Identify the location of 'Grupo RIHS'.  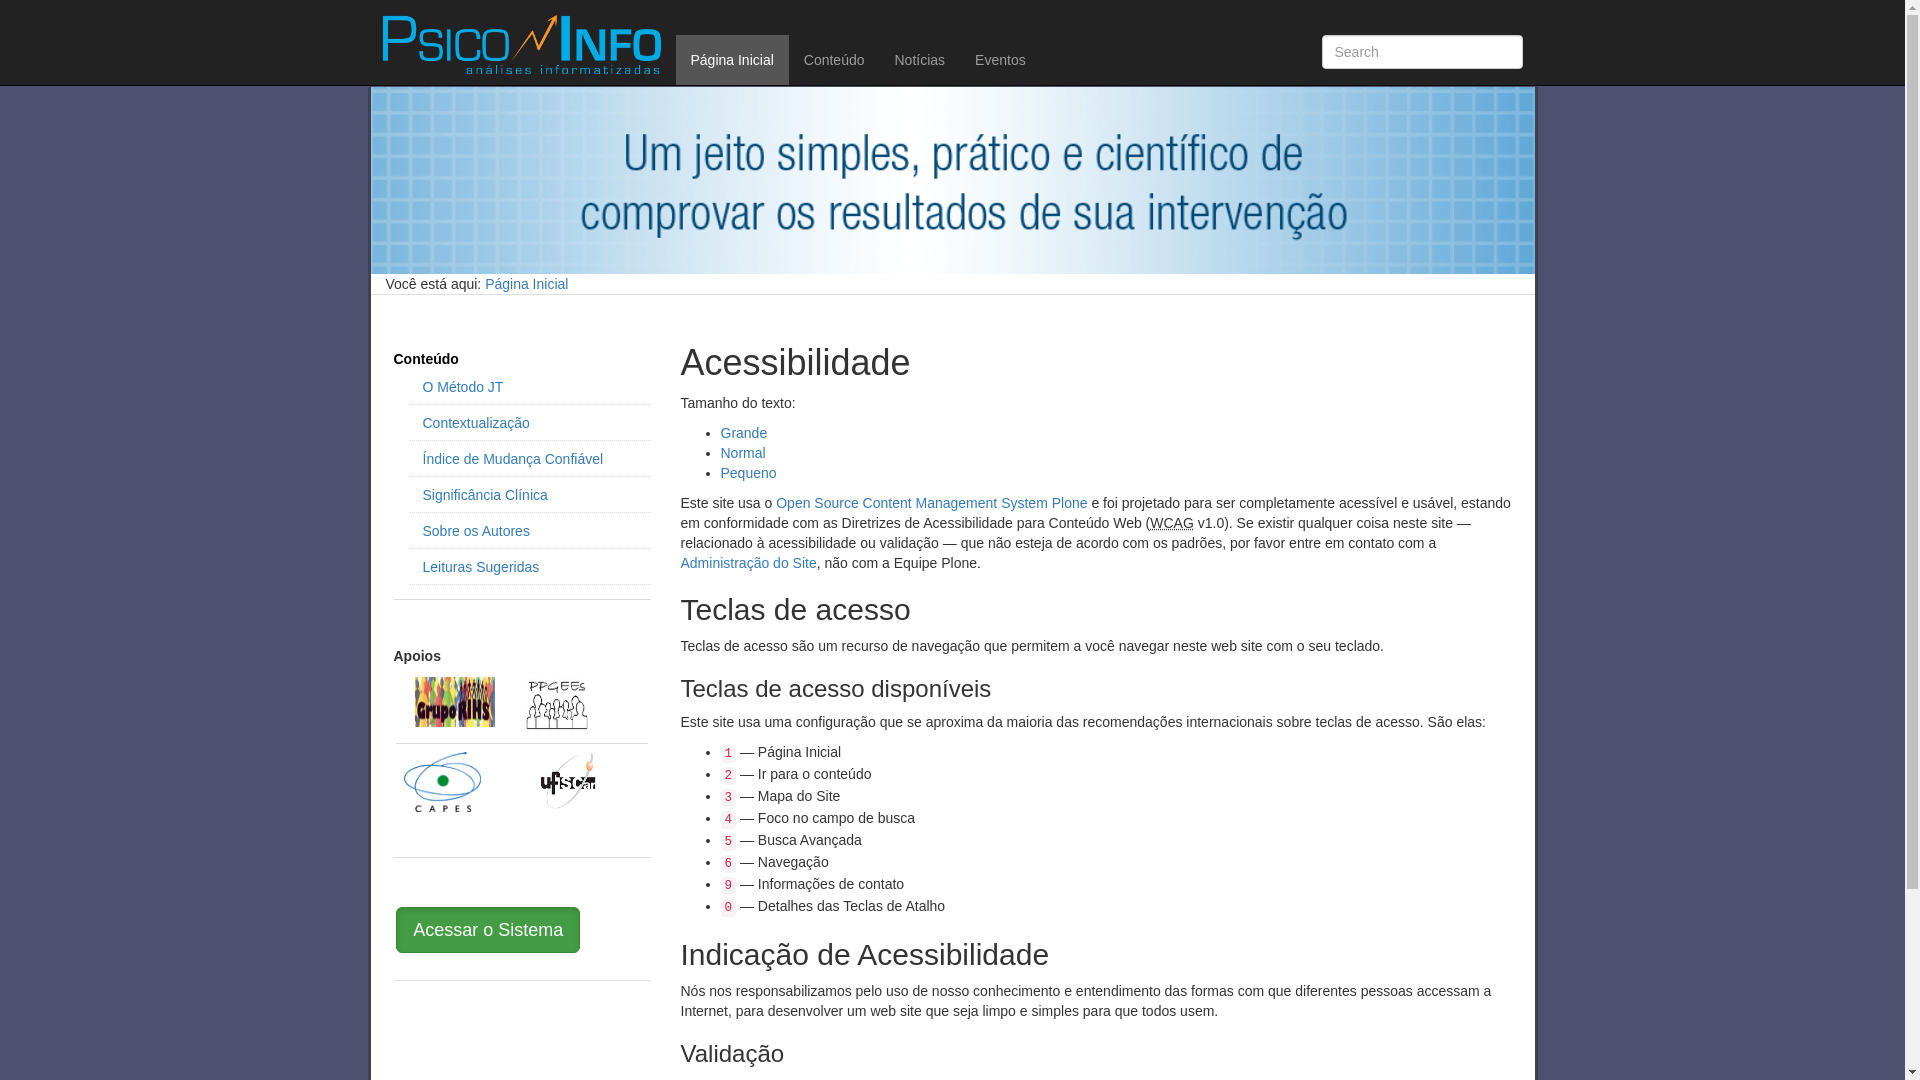
(413, 700).